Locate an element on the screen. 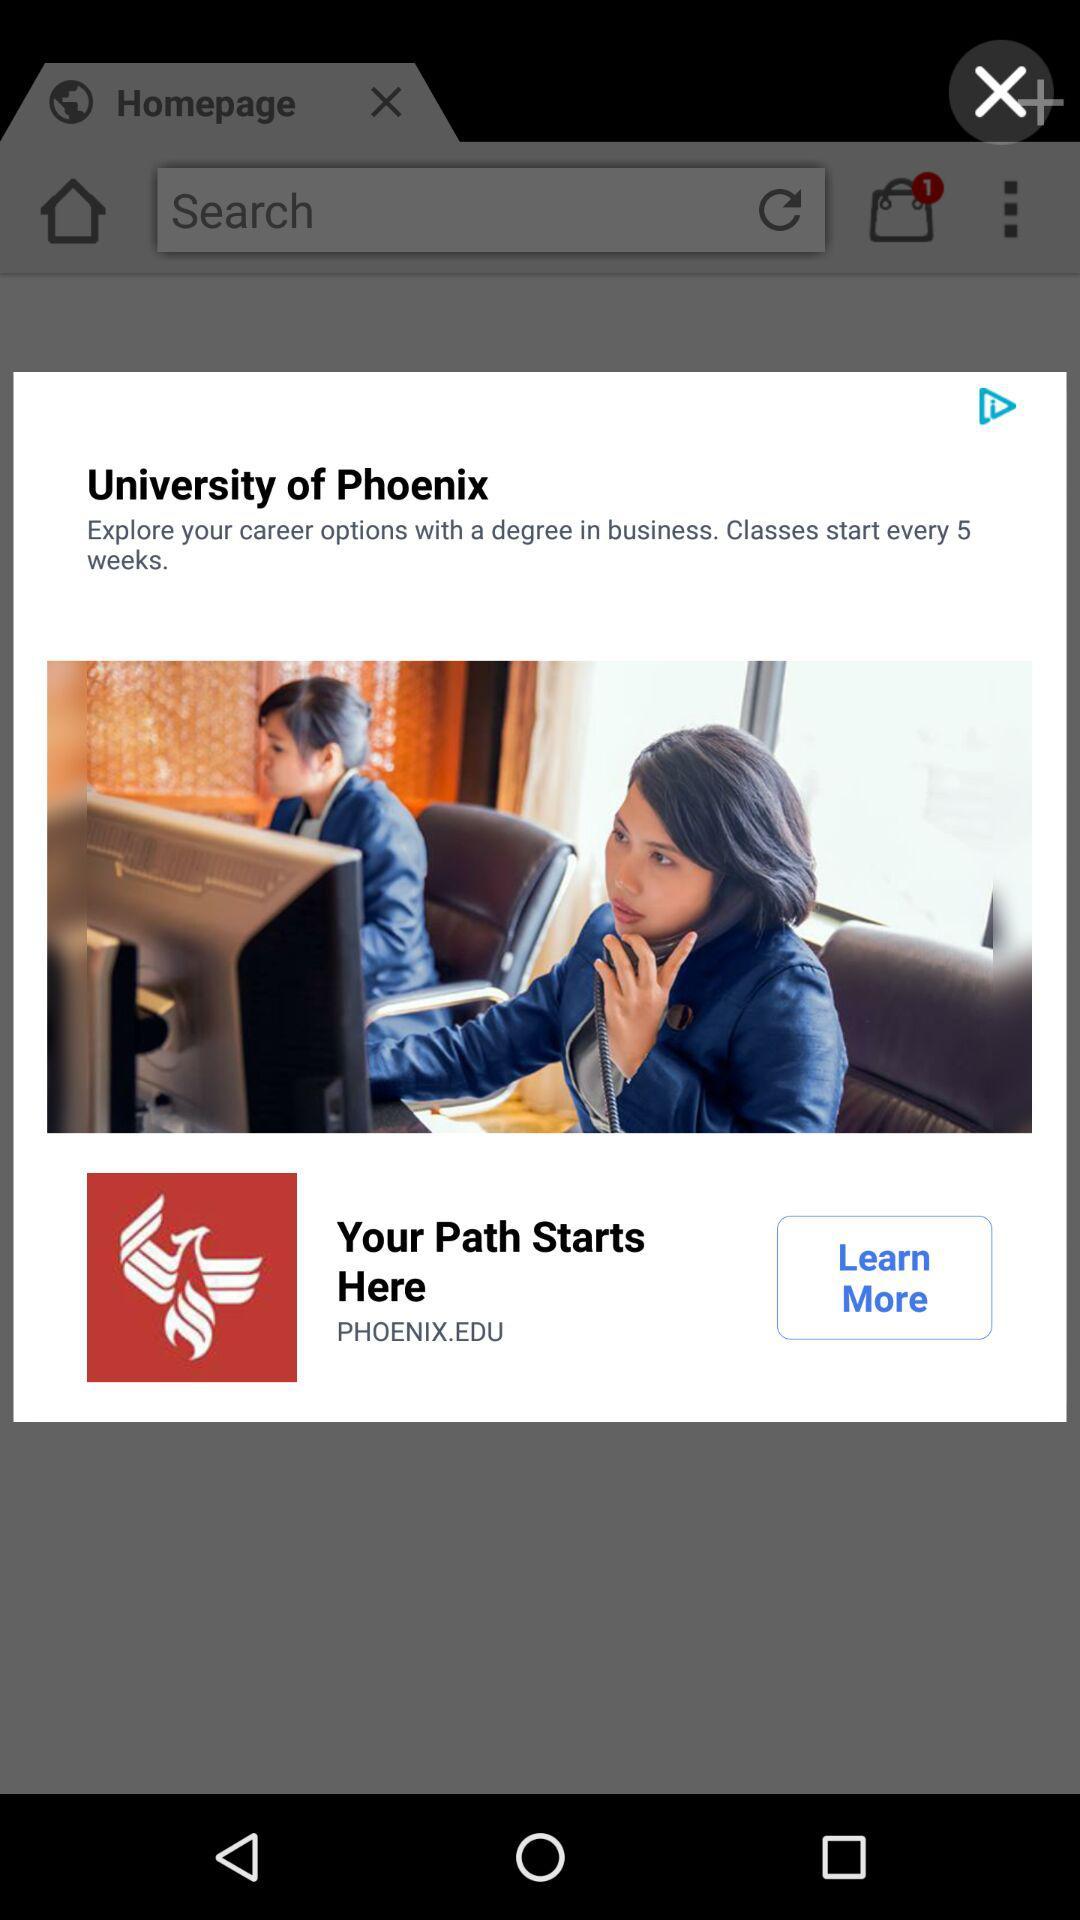  the item to the right of the your path starts is located at coordinates (883, 1276).